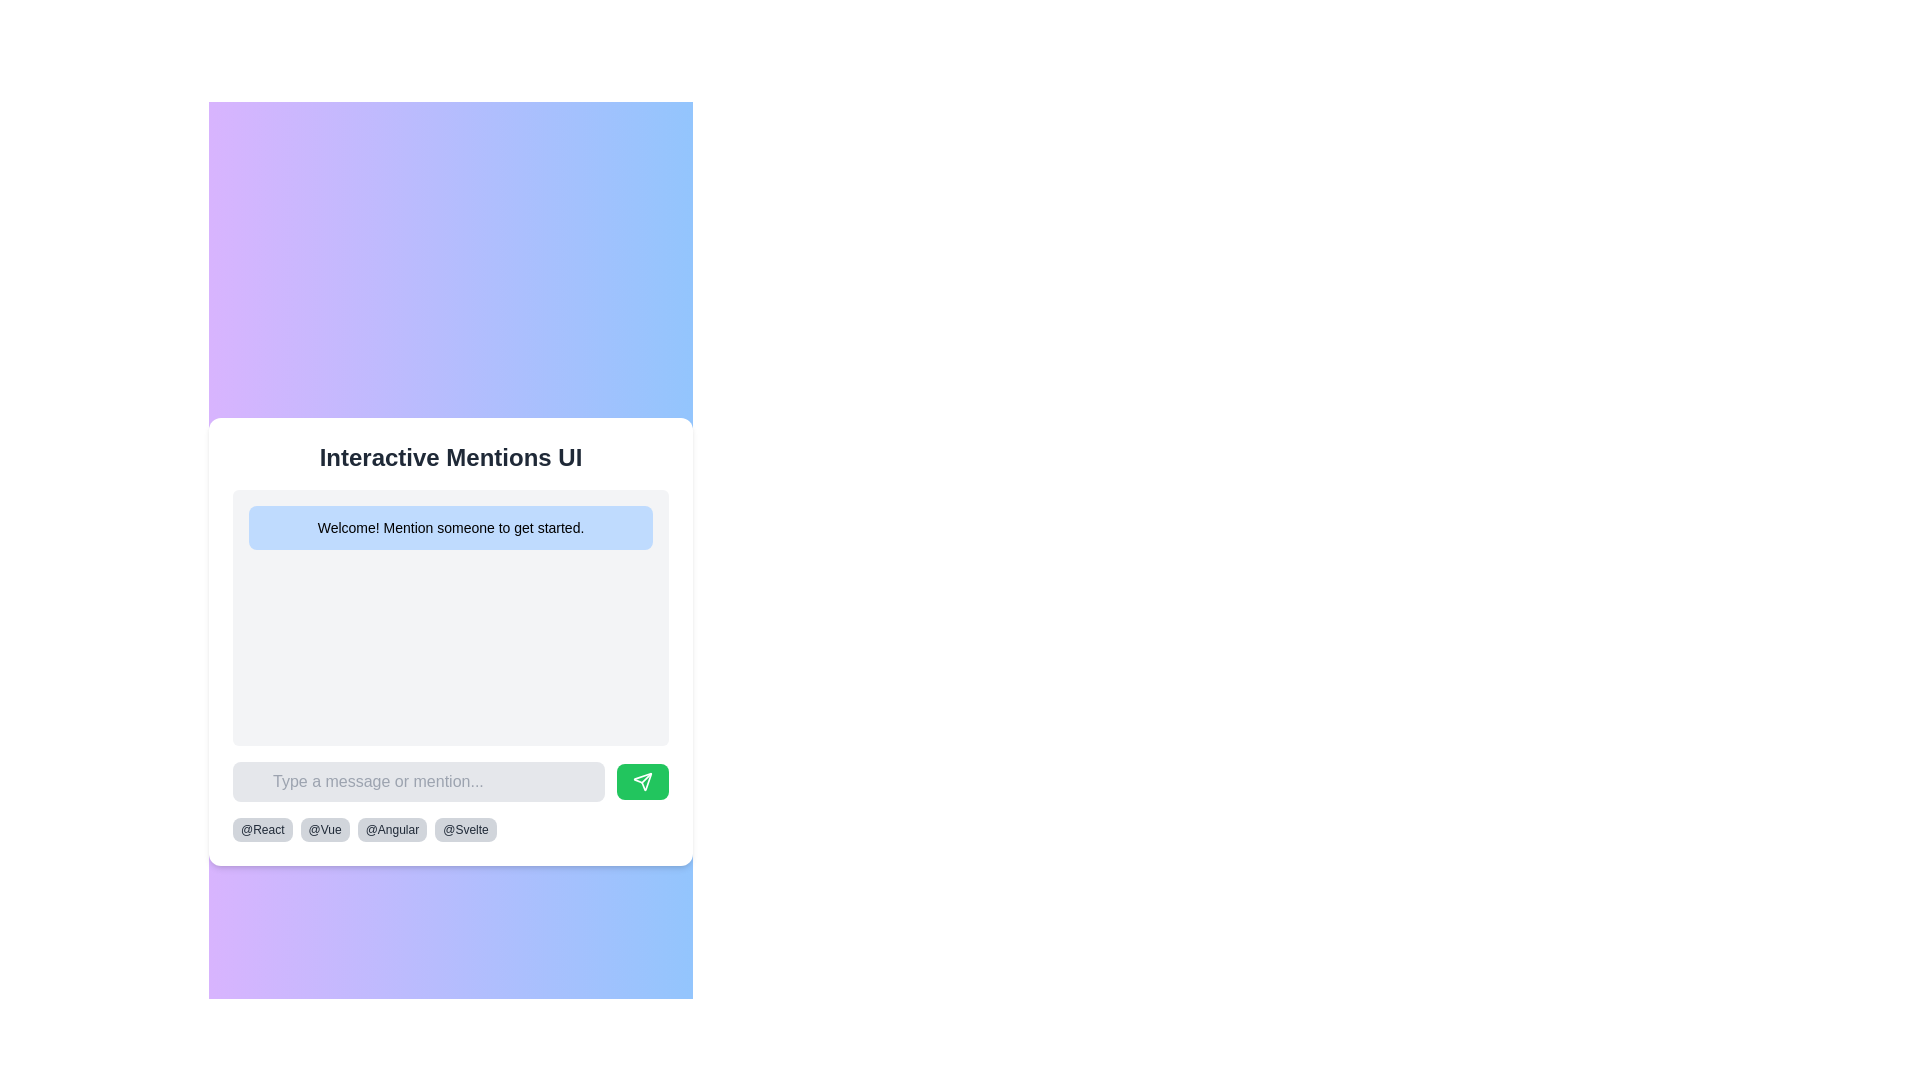 Image resolution: width=1920 pixels, height=1080 pixels. What do you see at coordinates (392, 829) in the screenshot?
I see `the Angular tag button, which is the third button in a row of four, located between the '@Vue' and '@Svelte' buttons at the bottom of the interface to initiate an interaction` at bounding box center [392, 829].